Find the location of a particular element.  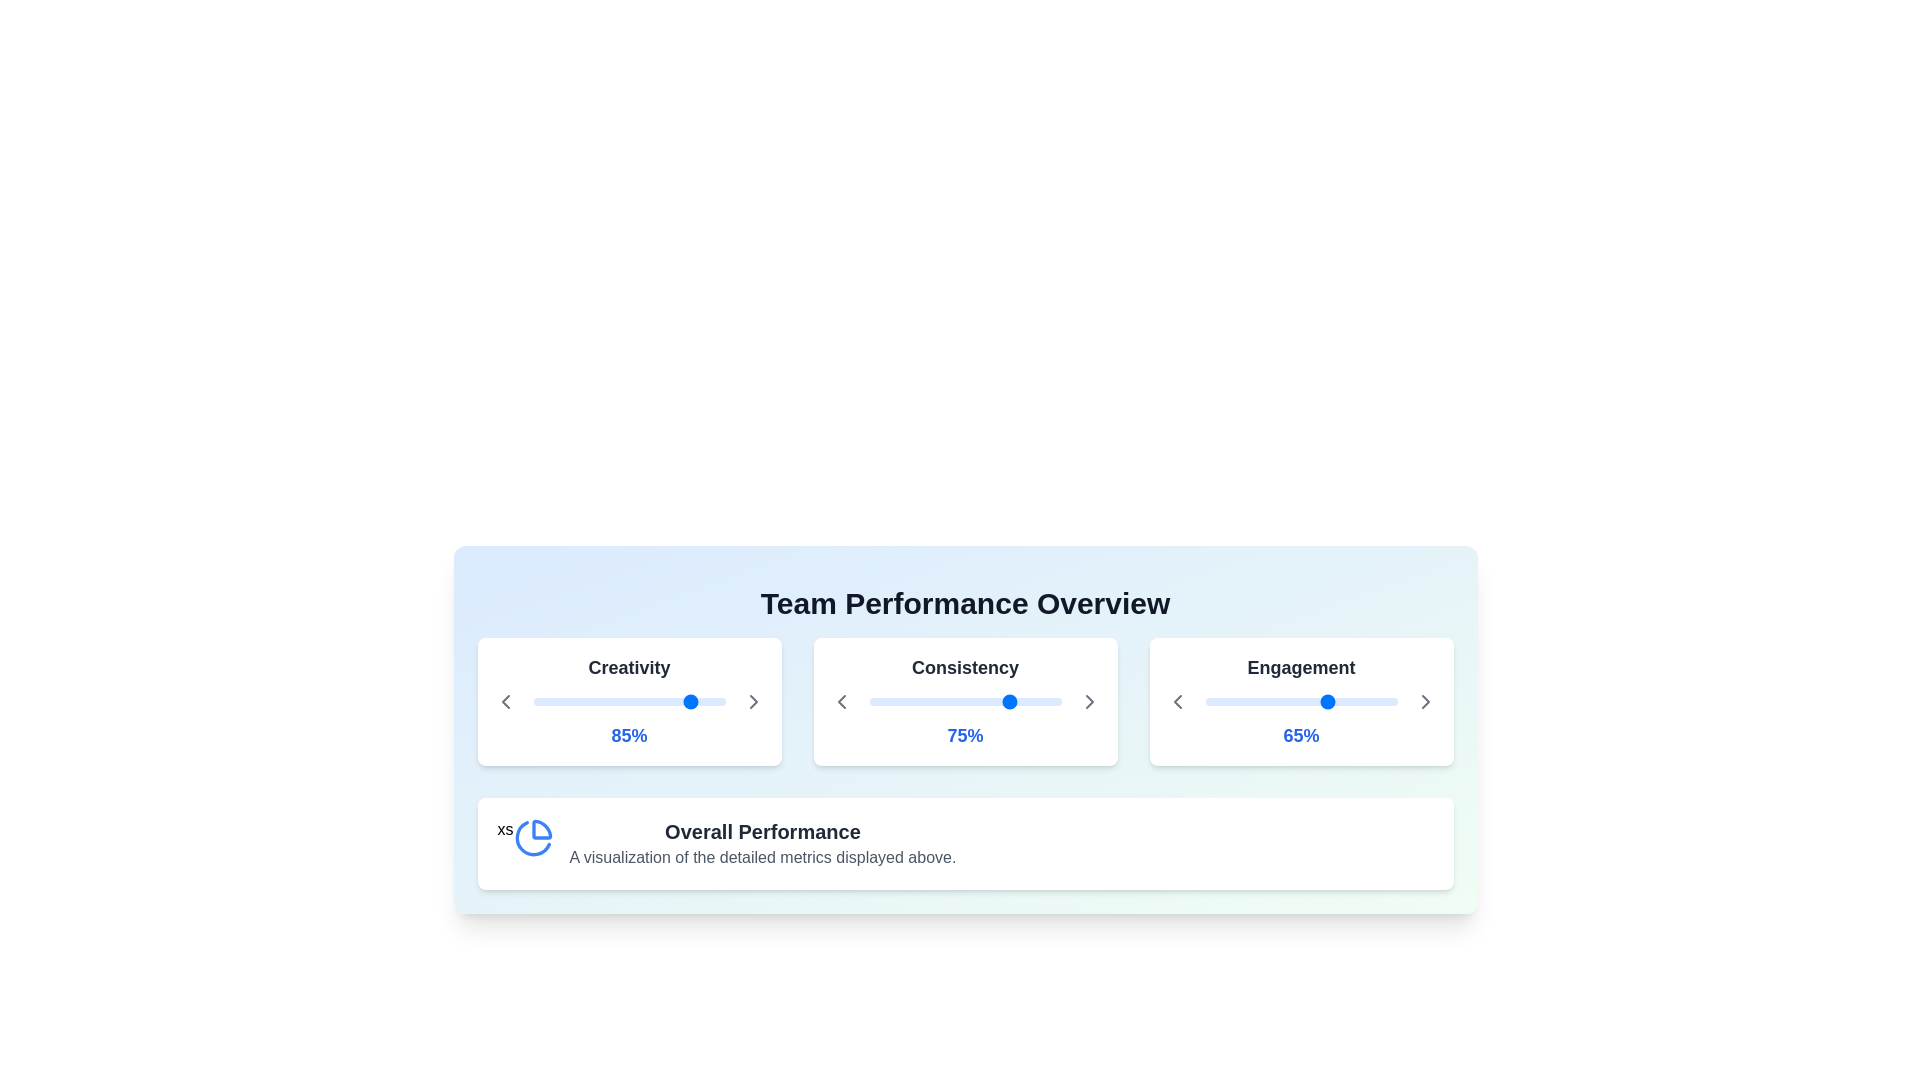

the slider value is located at coordinates (574, 701).